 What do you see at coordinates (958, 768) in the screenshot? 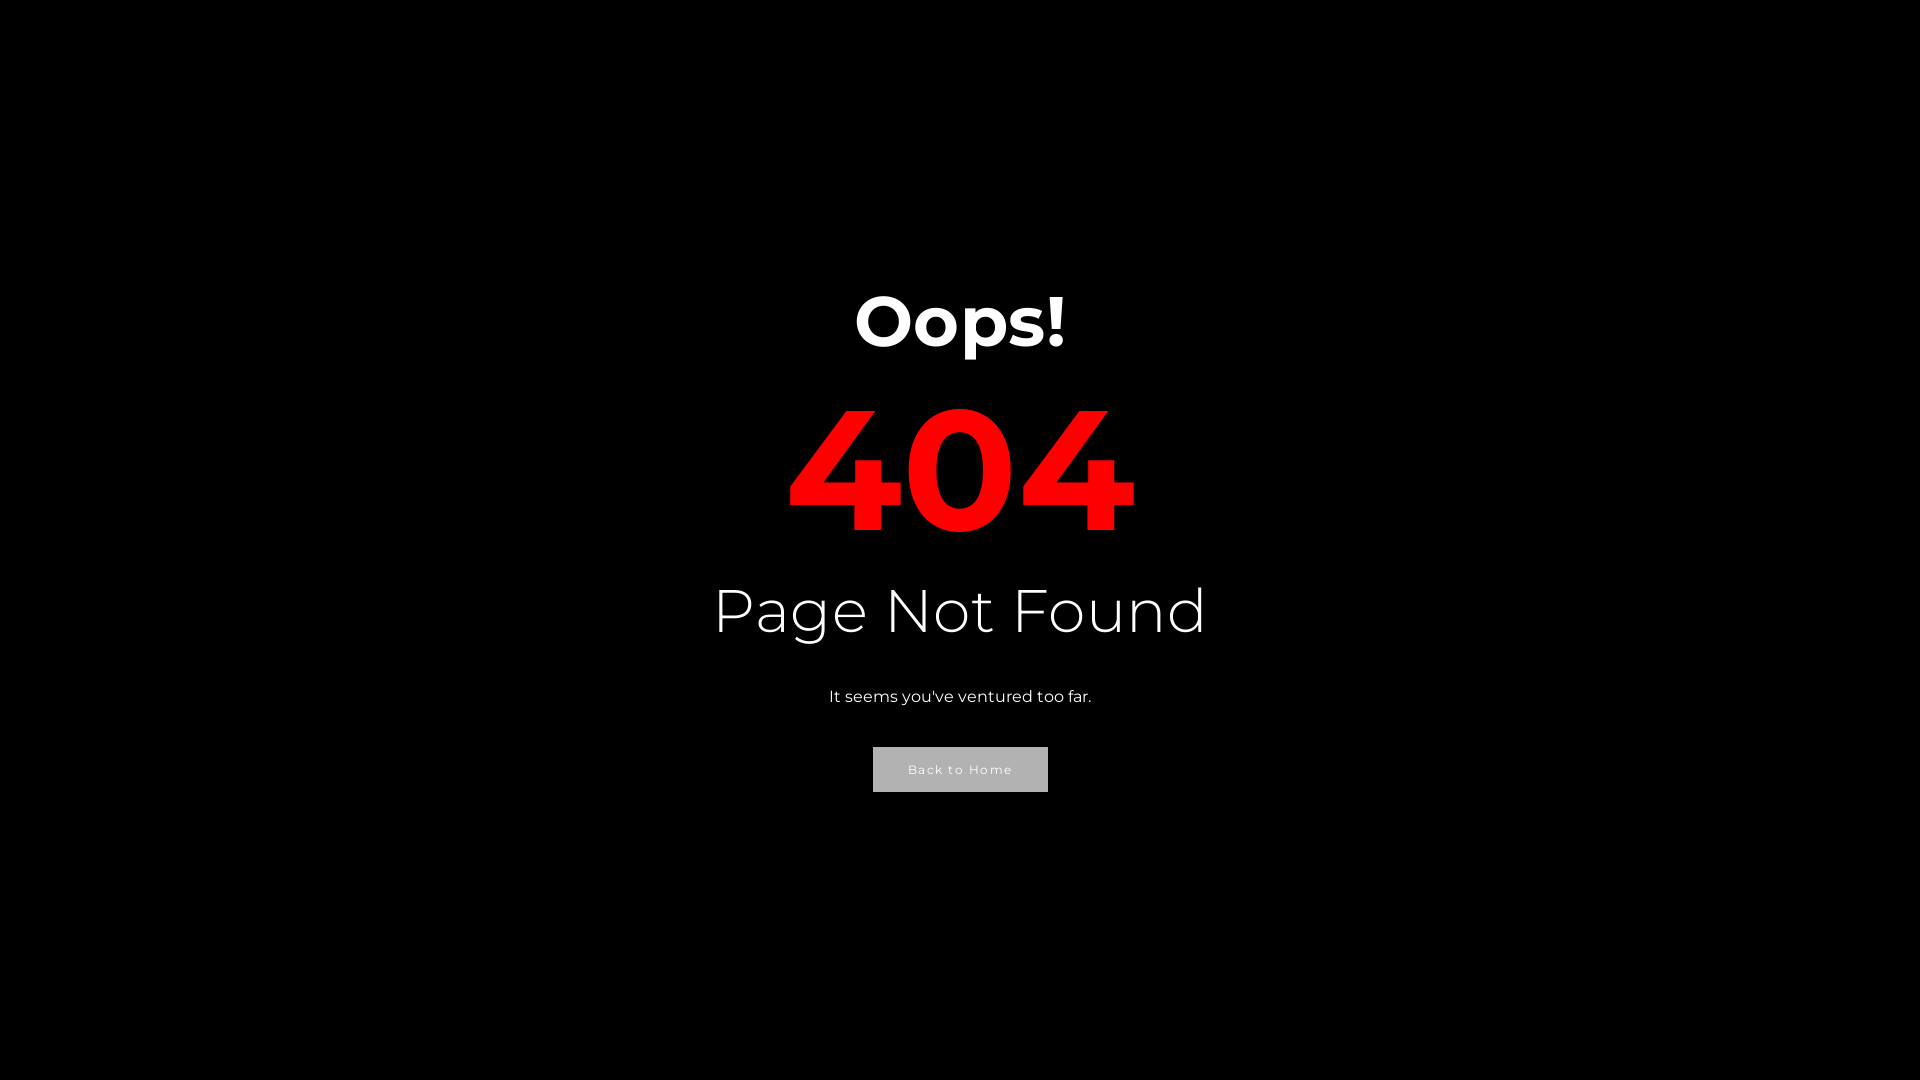
I see `'Back to Home'` at bounding box center [958, 768].